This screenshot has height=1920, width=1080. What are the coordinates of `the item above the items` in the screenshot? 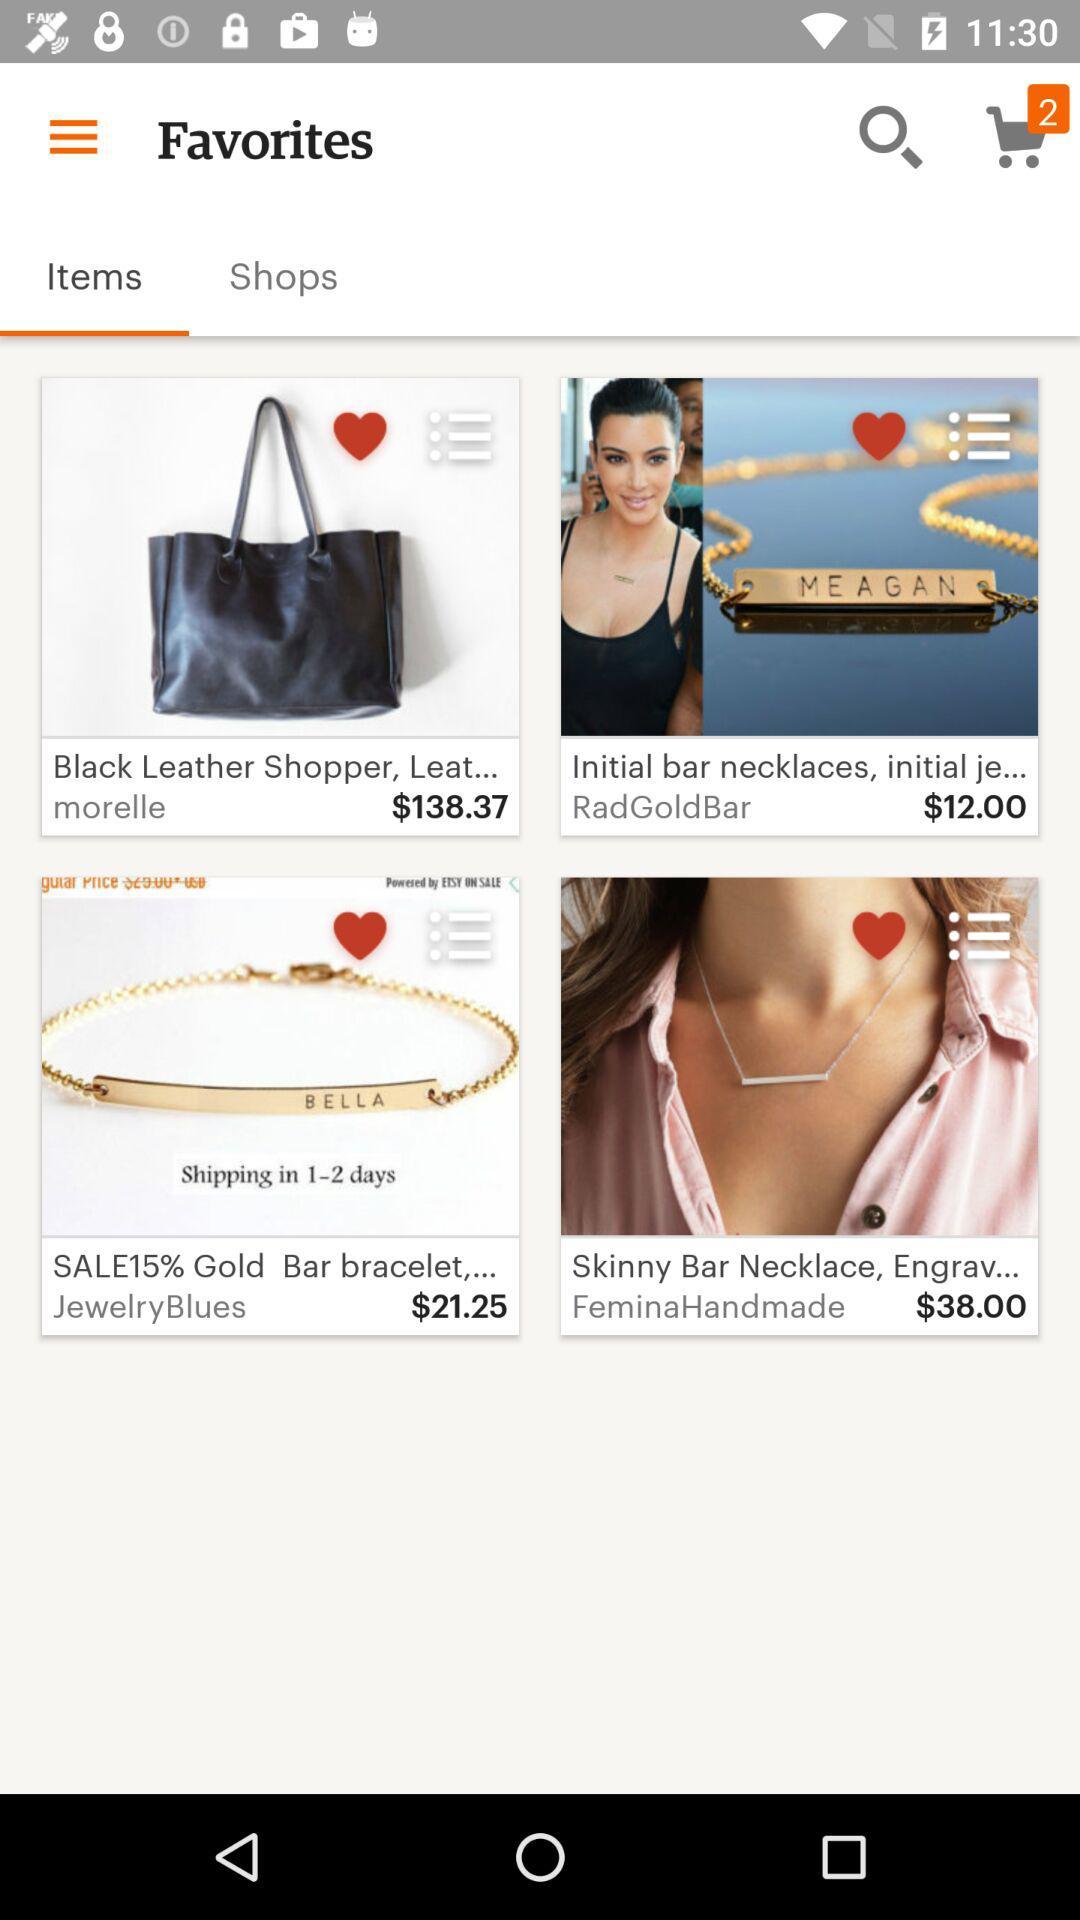 It's located at (72, 135).